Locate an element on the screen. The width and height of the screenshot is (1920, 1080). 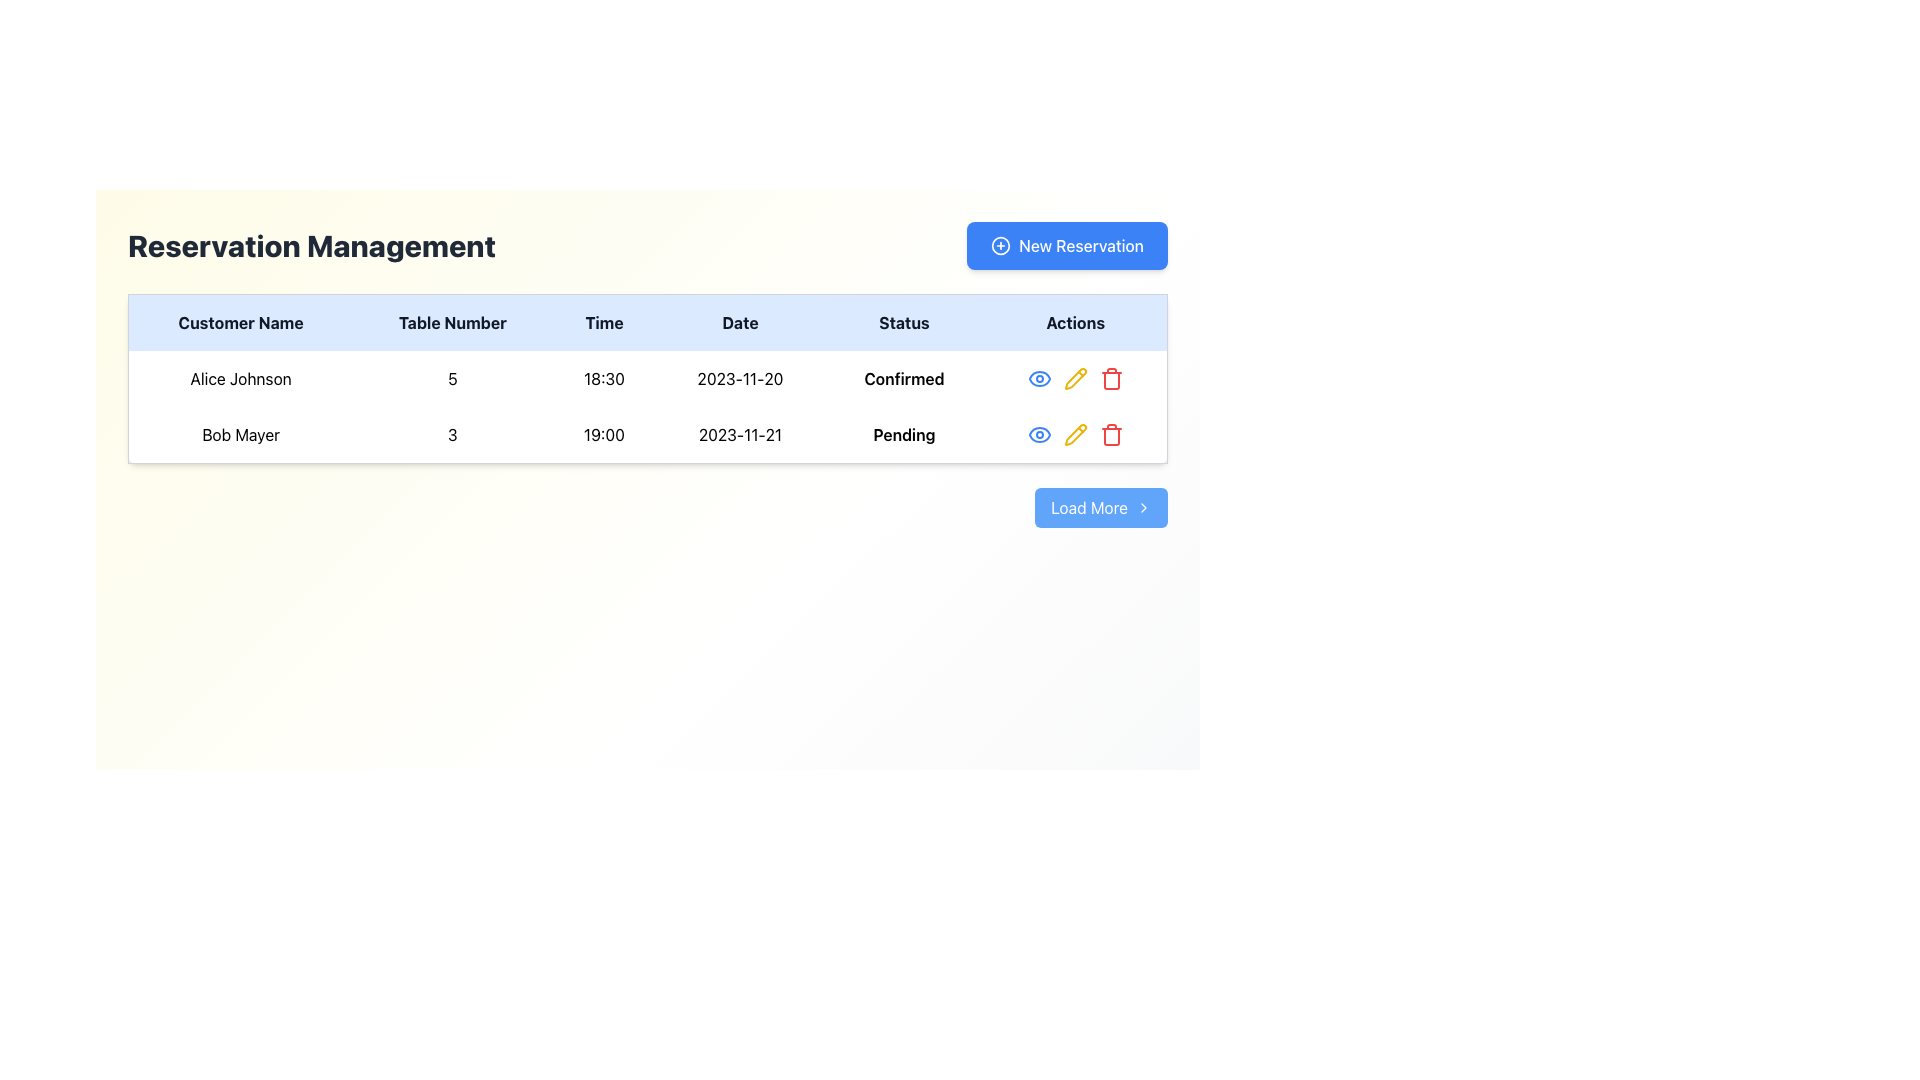
the text label displaying the date '2023-11-20' located in the 'Date' column of the reservation entry for 'Alice Johnson' is located at coordinates (739, 378).